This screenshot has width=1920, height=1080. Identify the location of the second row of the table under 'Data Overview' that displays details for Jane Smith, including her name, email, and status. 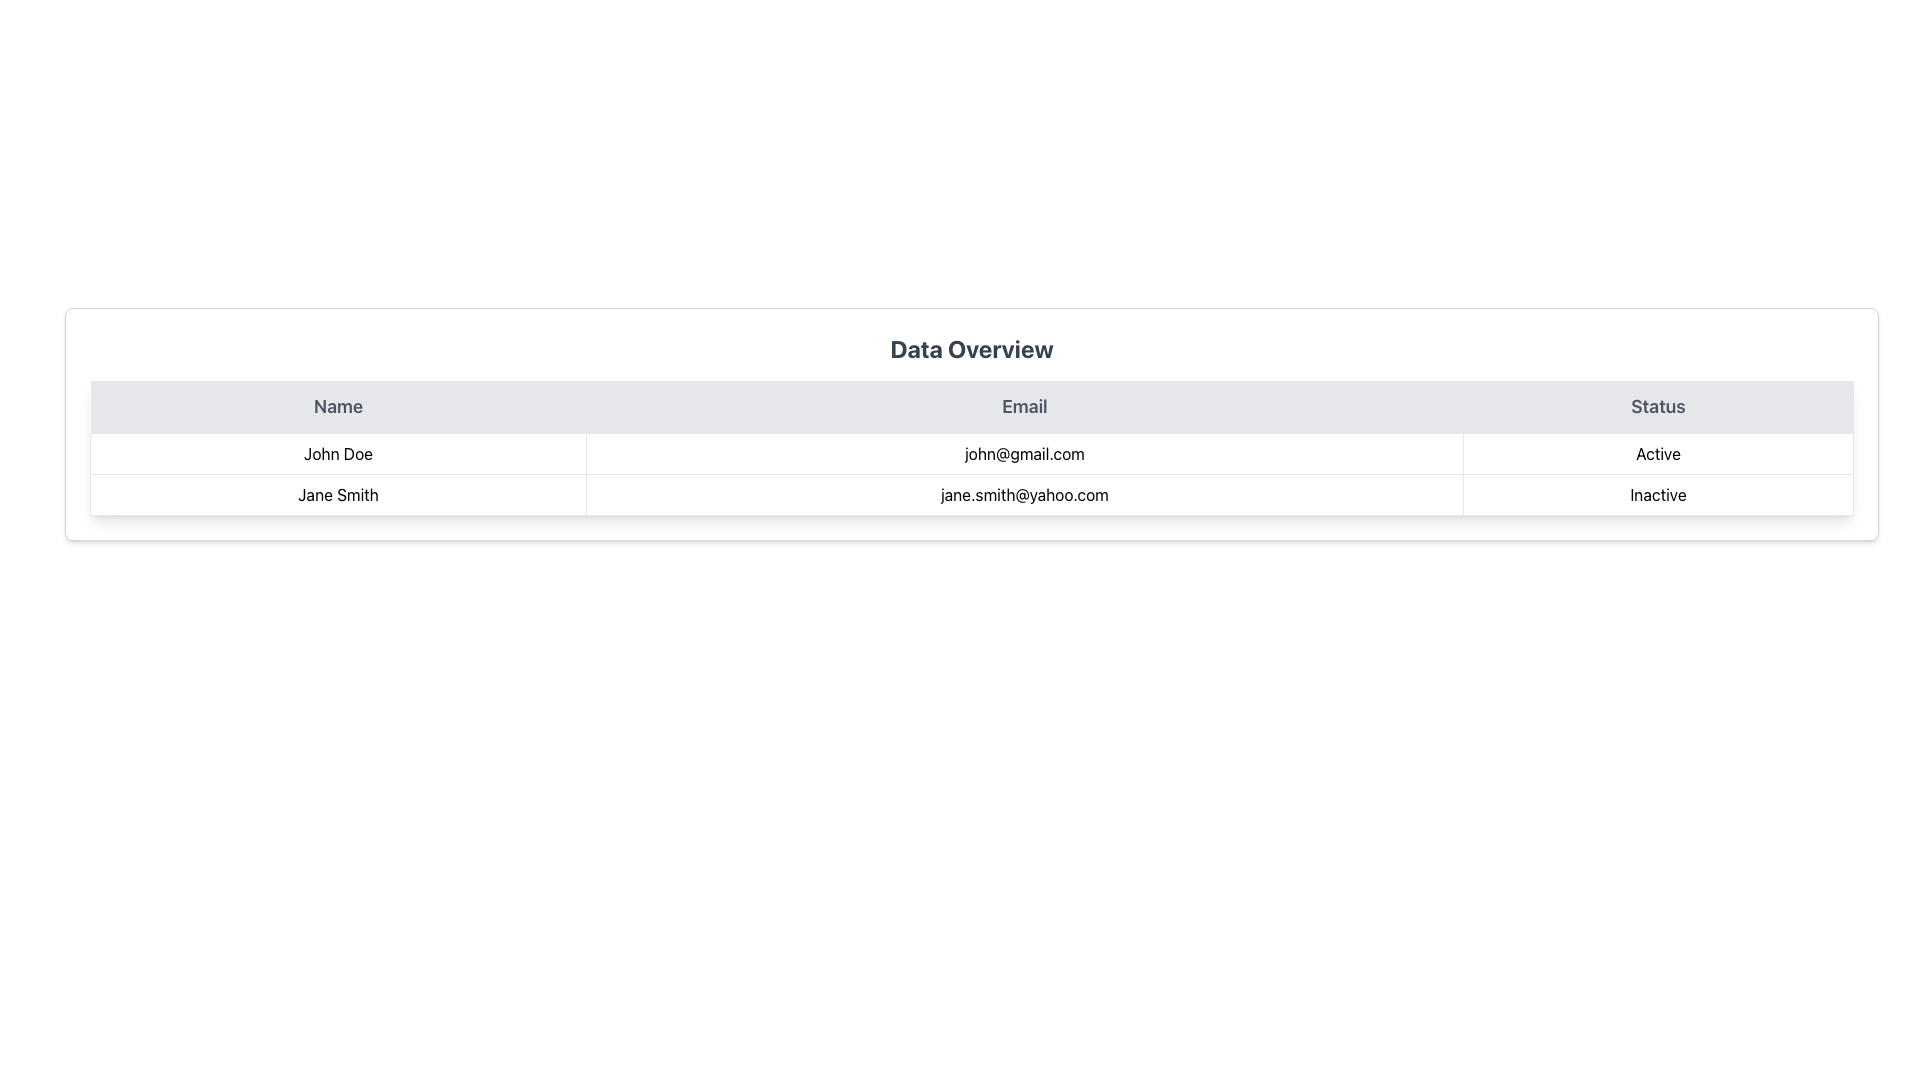
(971, 494).